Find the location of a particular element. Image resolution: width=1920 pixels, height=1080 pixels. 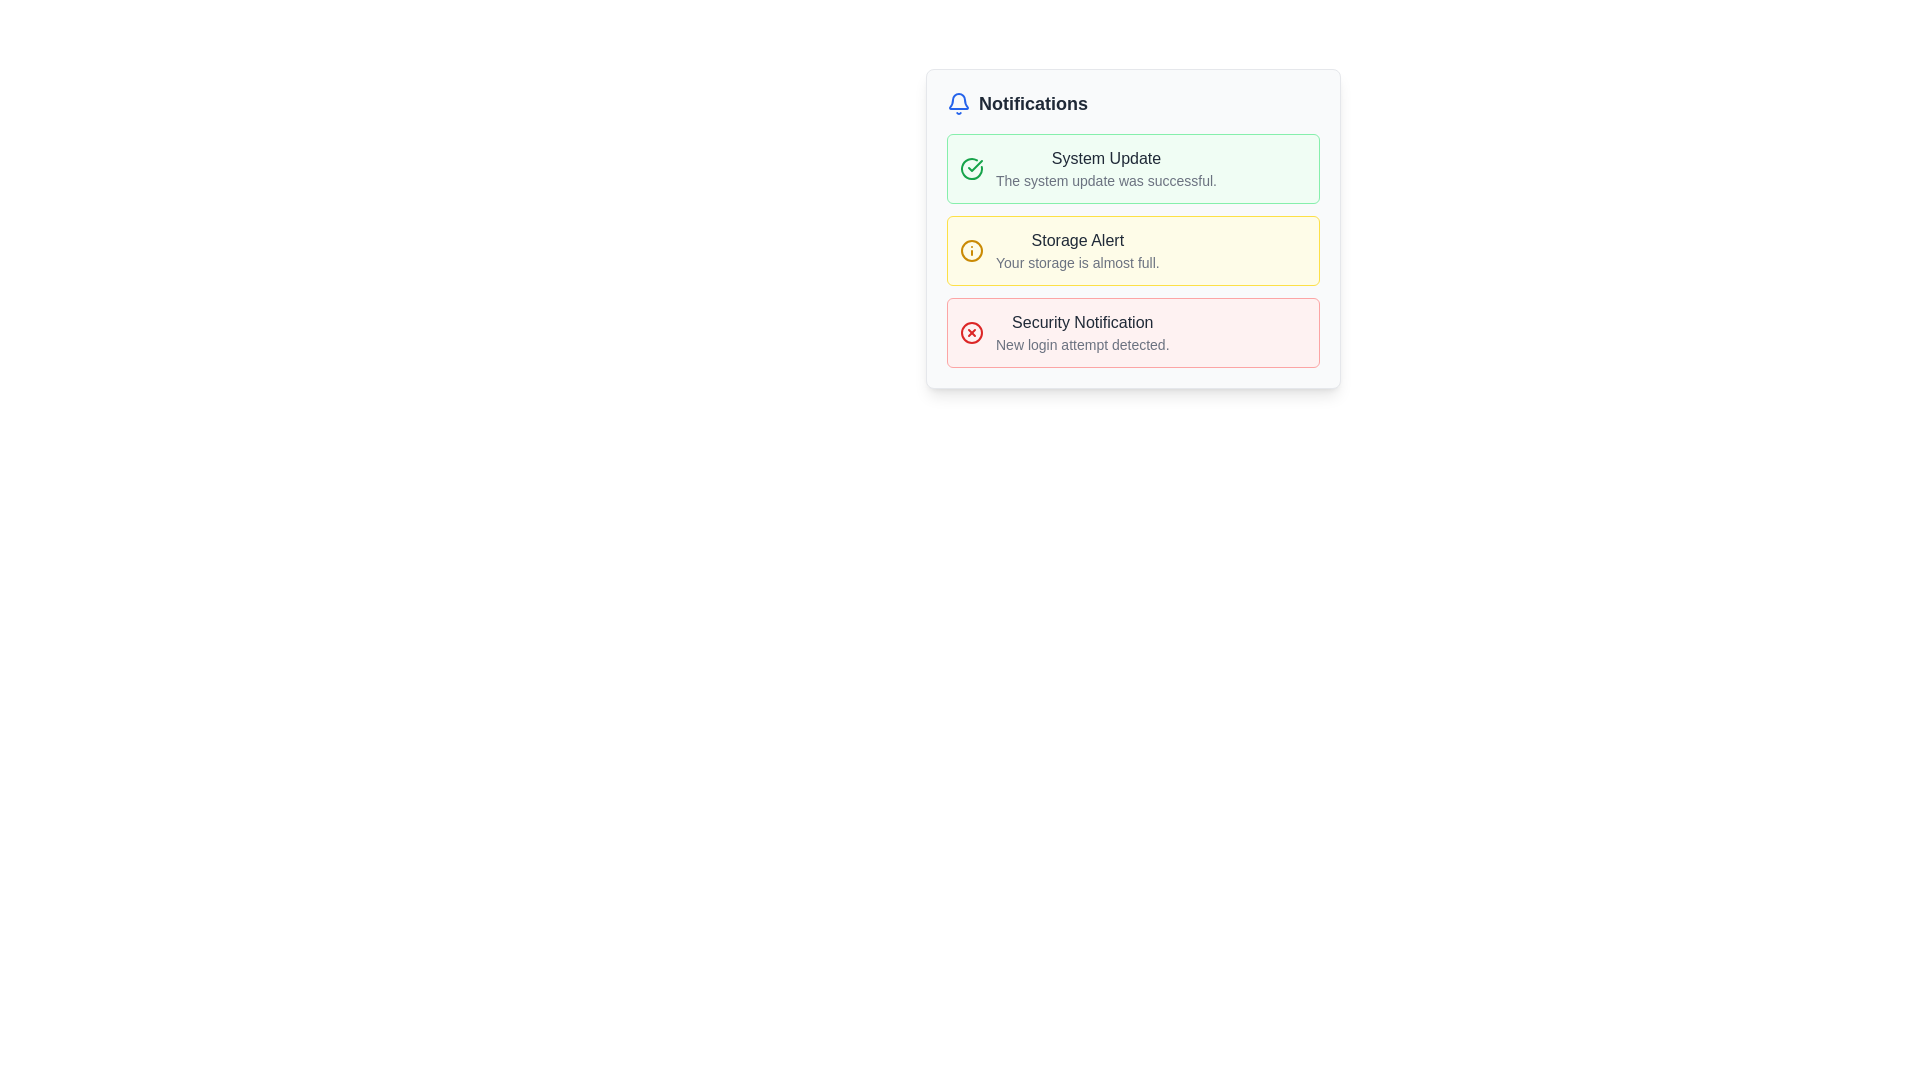

the text label that states 'The system update was successful.' located below the header 'System Update' in a green notification box is located at coordinates (1105, 181).